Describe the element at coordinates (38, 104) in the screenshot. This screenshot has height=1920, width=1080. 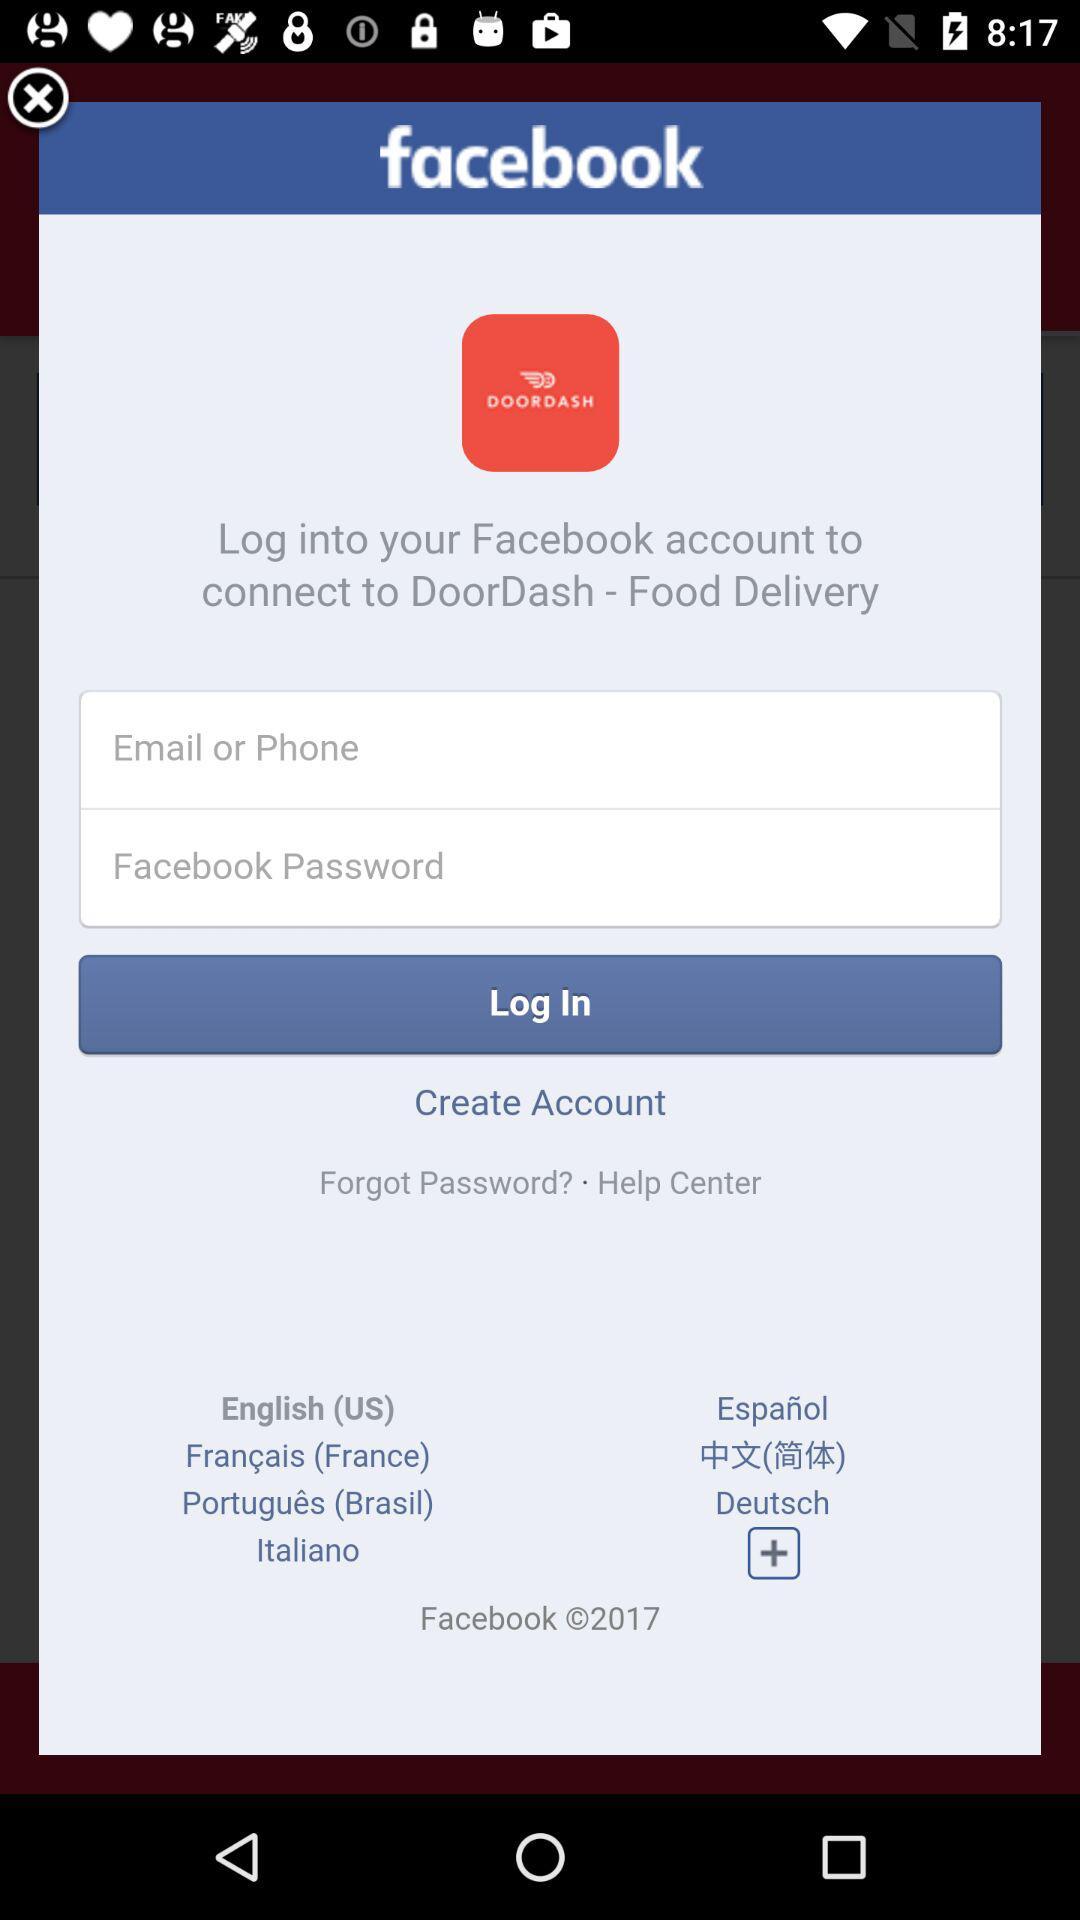
I see `the close icon` at that location.